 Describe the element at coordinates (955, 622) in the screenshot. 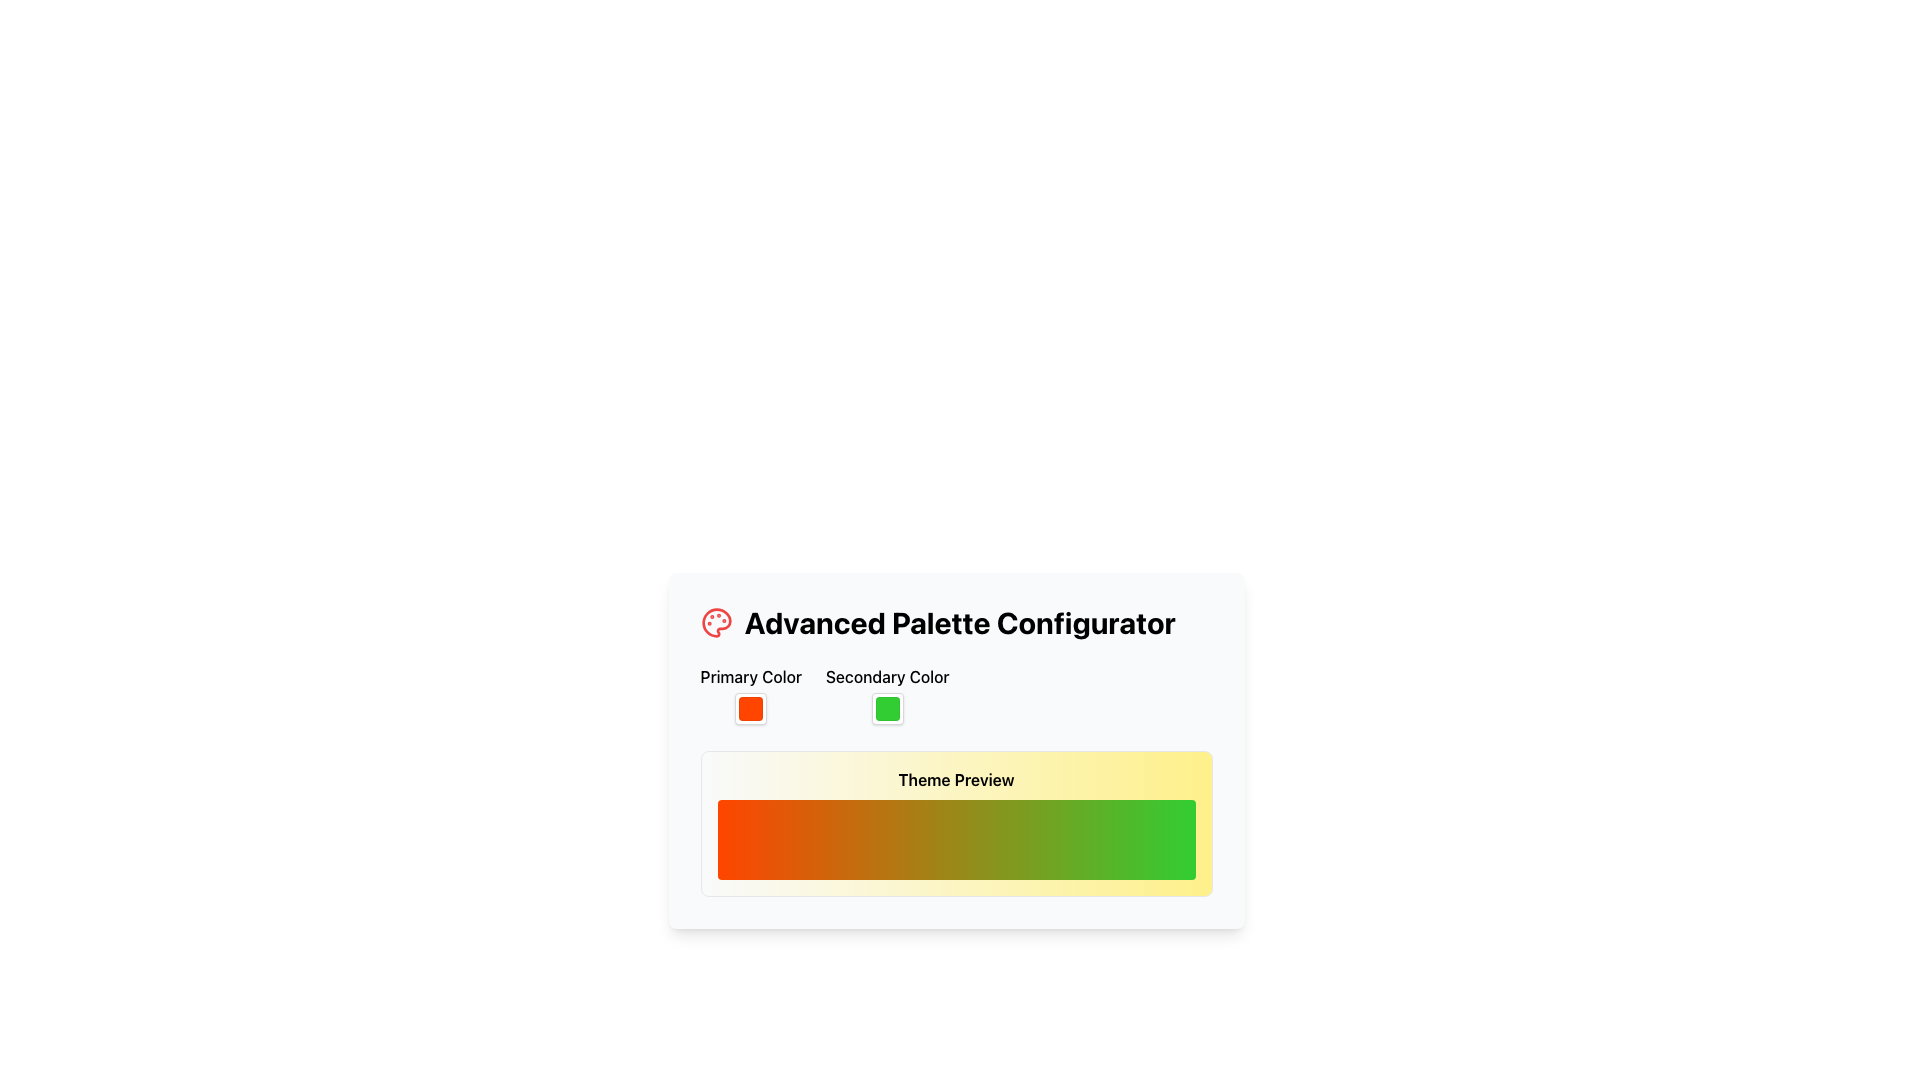

I see `the Heading with an icon that indicates advanced palette configuration by moving the cursor to its center point` at that location.